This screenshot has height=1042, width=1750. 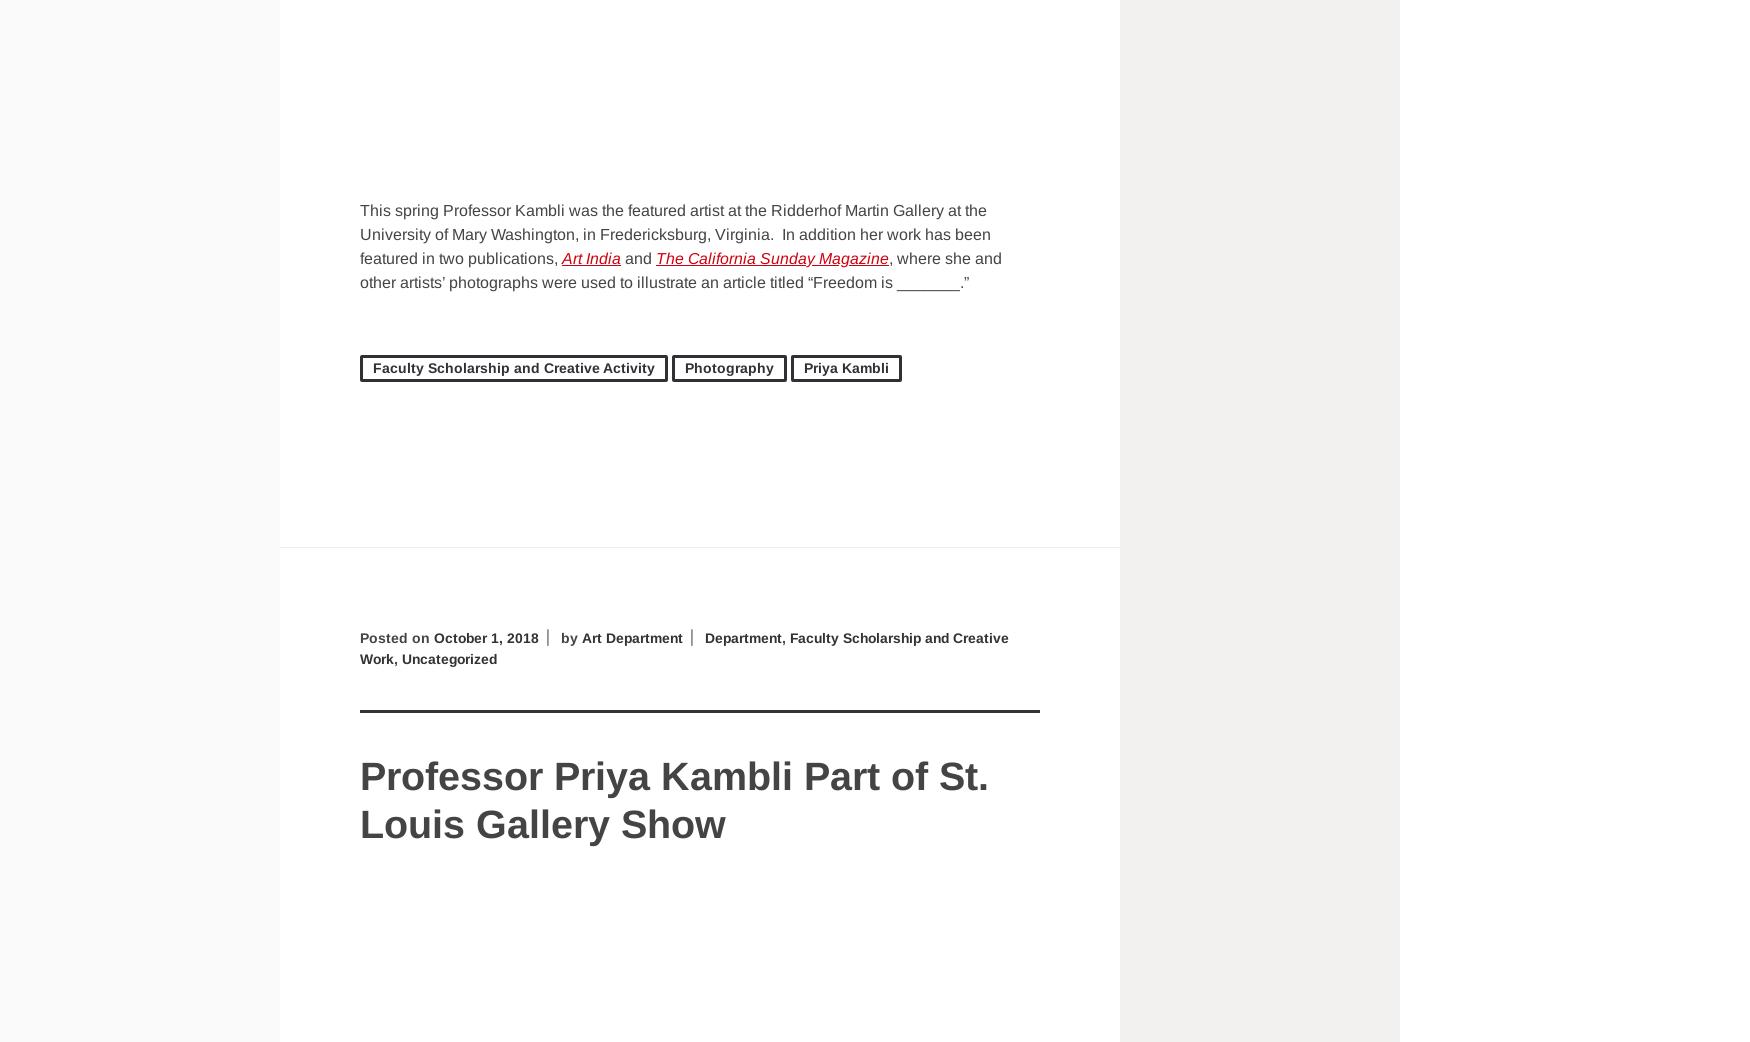 I want to click on 'Magazine', so click(x=852, y=256).